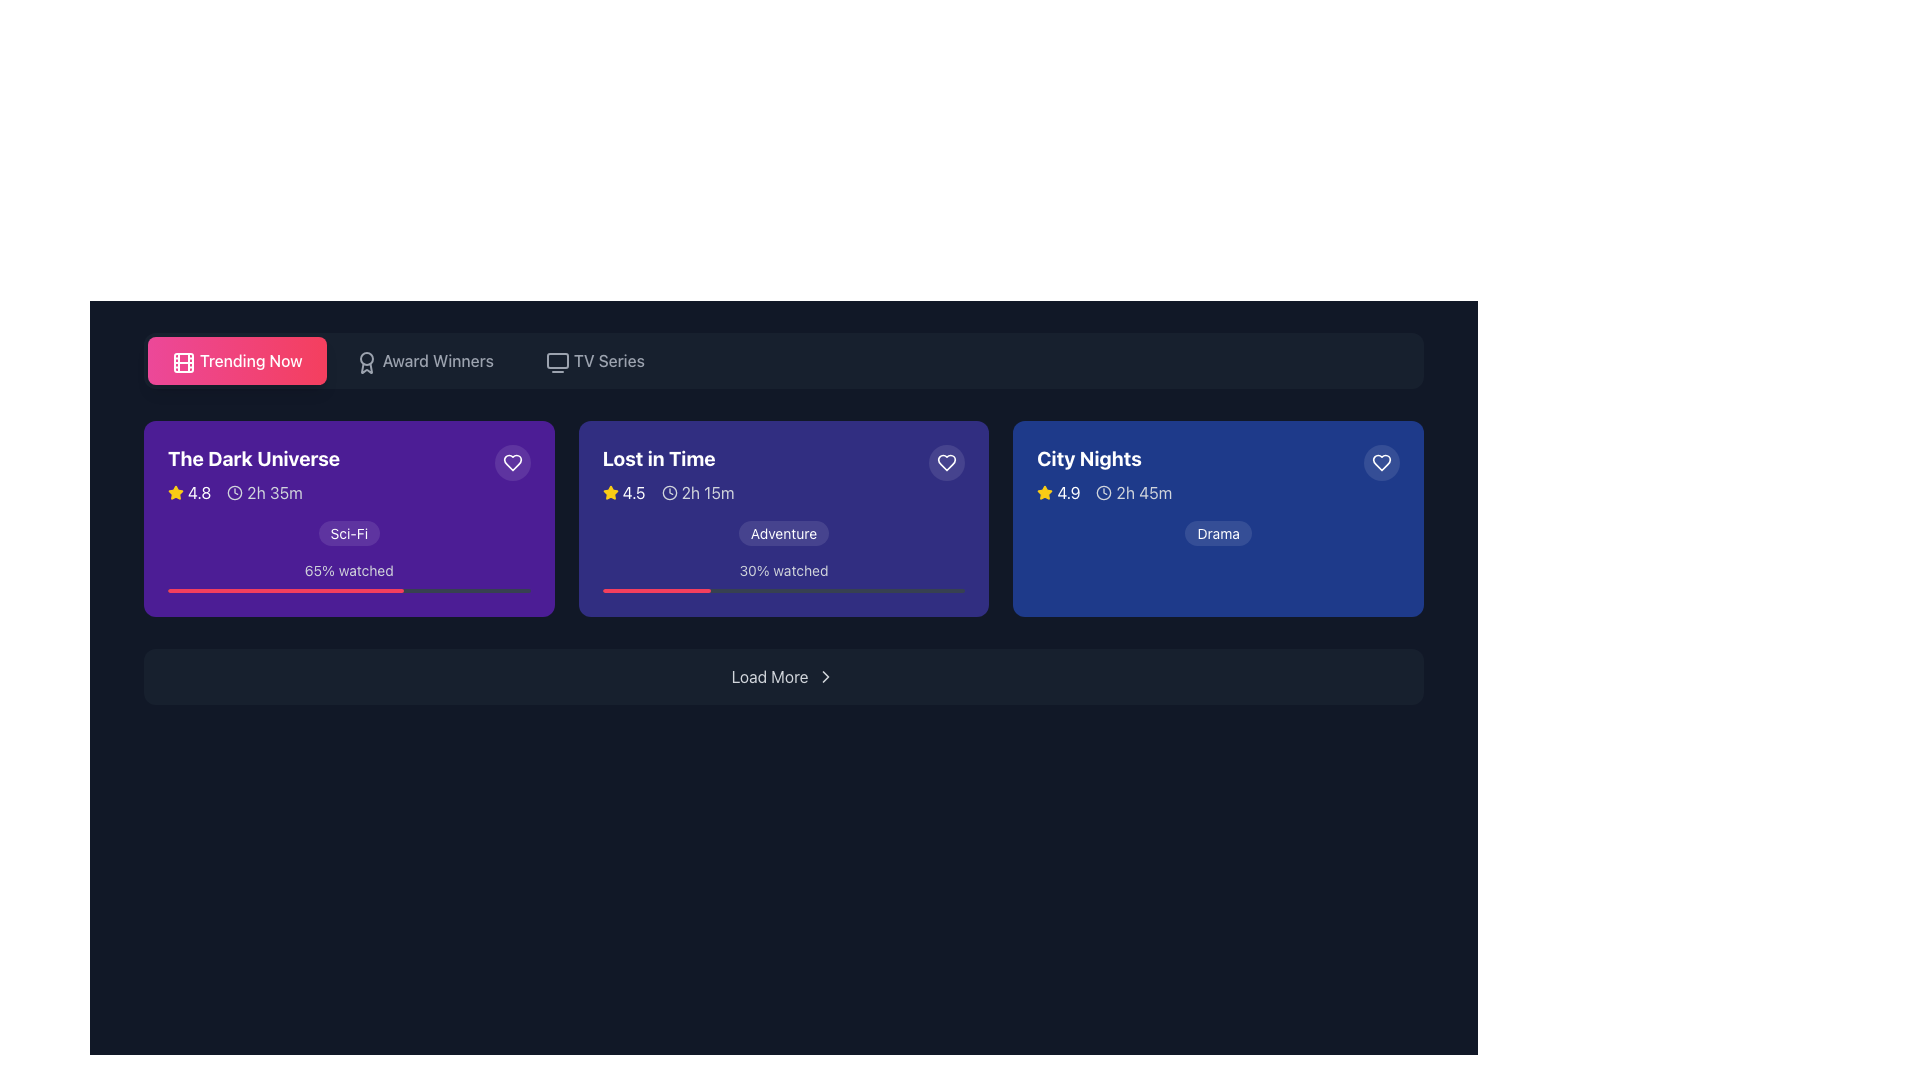 This screenshot has width=1920, height=1080. Describe the element at coordinates (698, 493) in the screenshot. I see `displayed duration from the text label that shows '2h 15m' following a clock icon, located in the second card titled 'Lost in Time'` at that location.